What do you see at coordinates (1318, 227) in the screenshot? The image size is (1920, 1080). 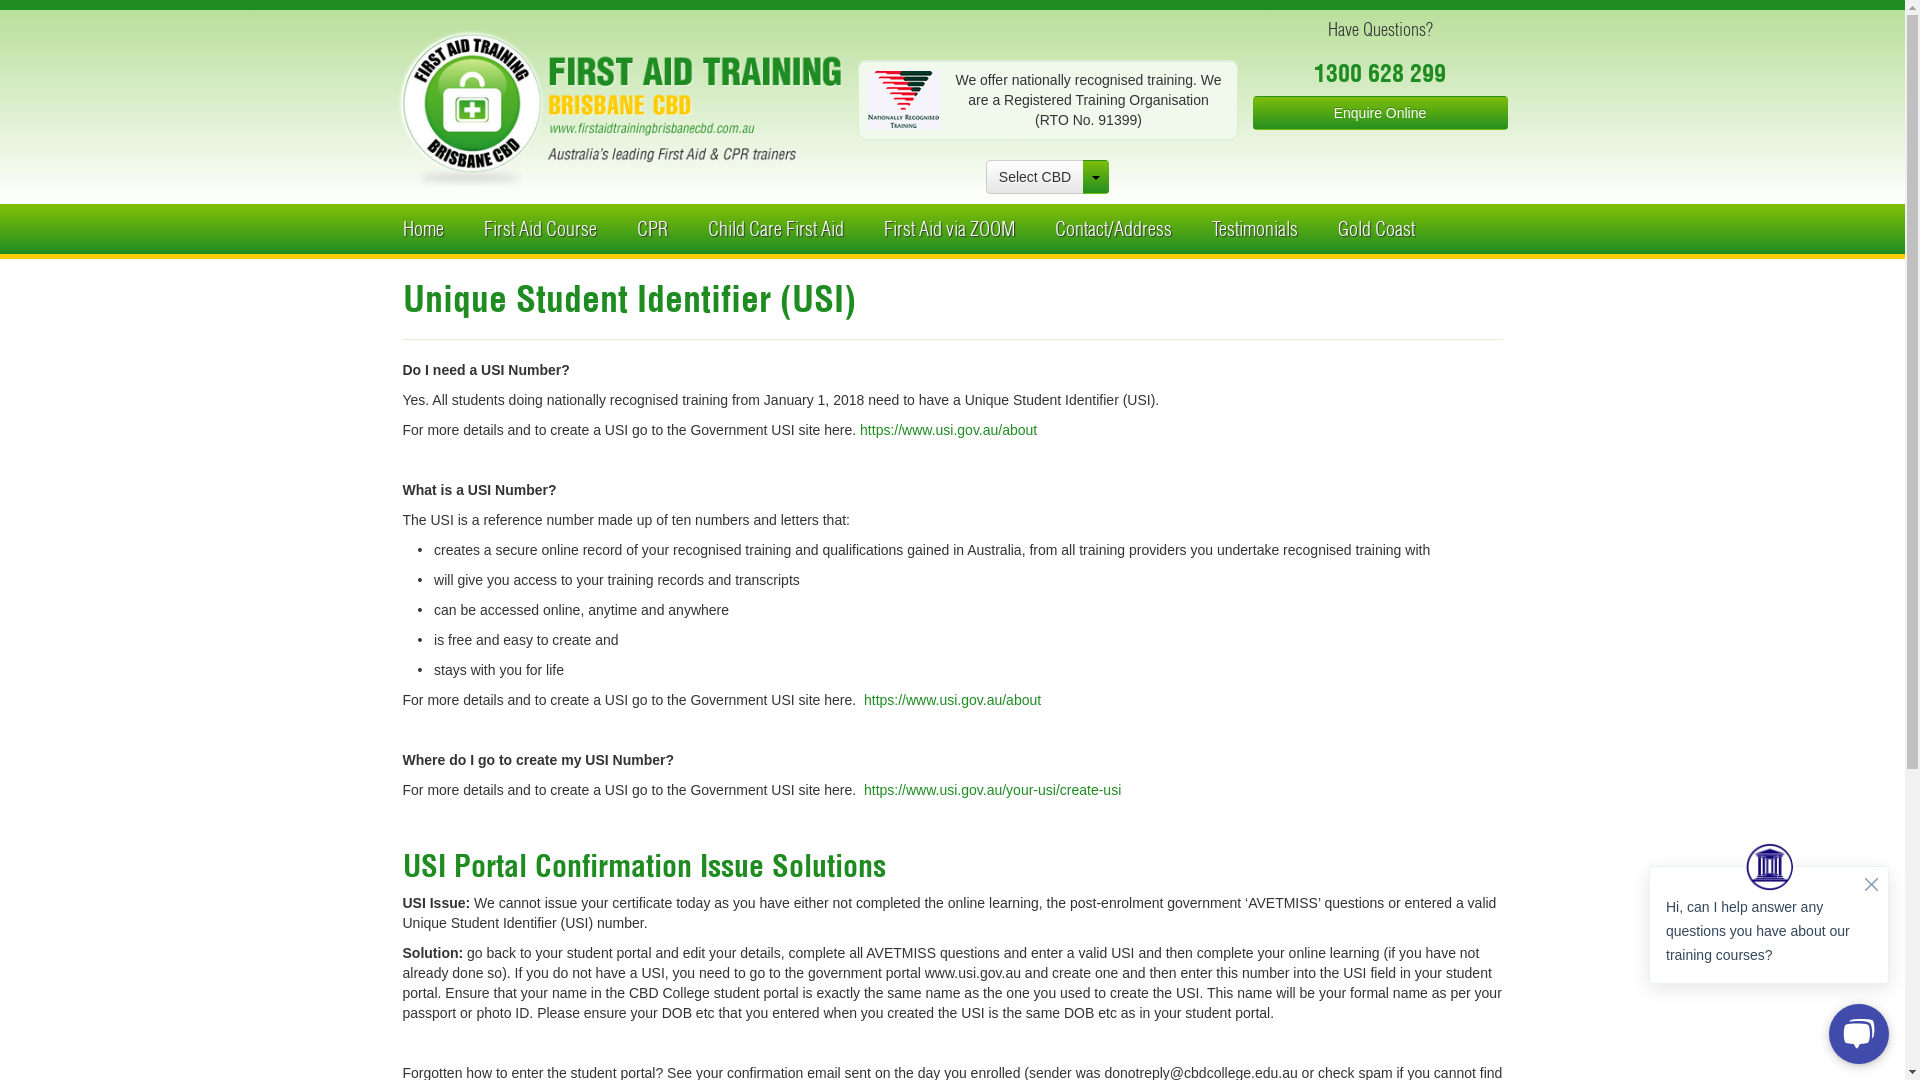 I see `'Gold Coast'` at bounding box center [1318, 227].